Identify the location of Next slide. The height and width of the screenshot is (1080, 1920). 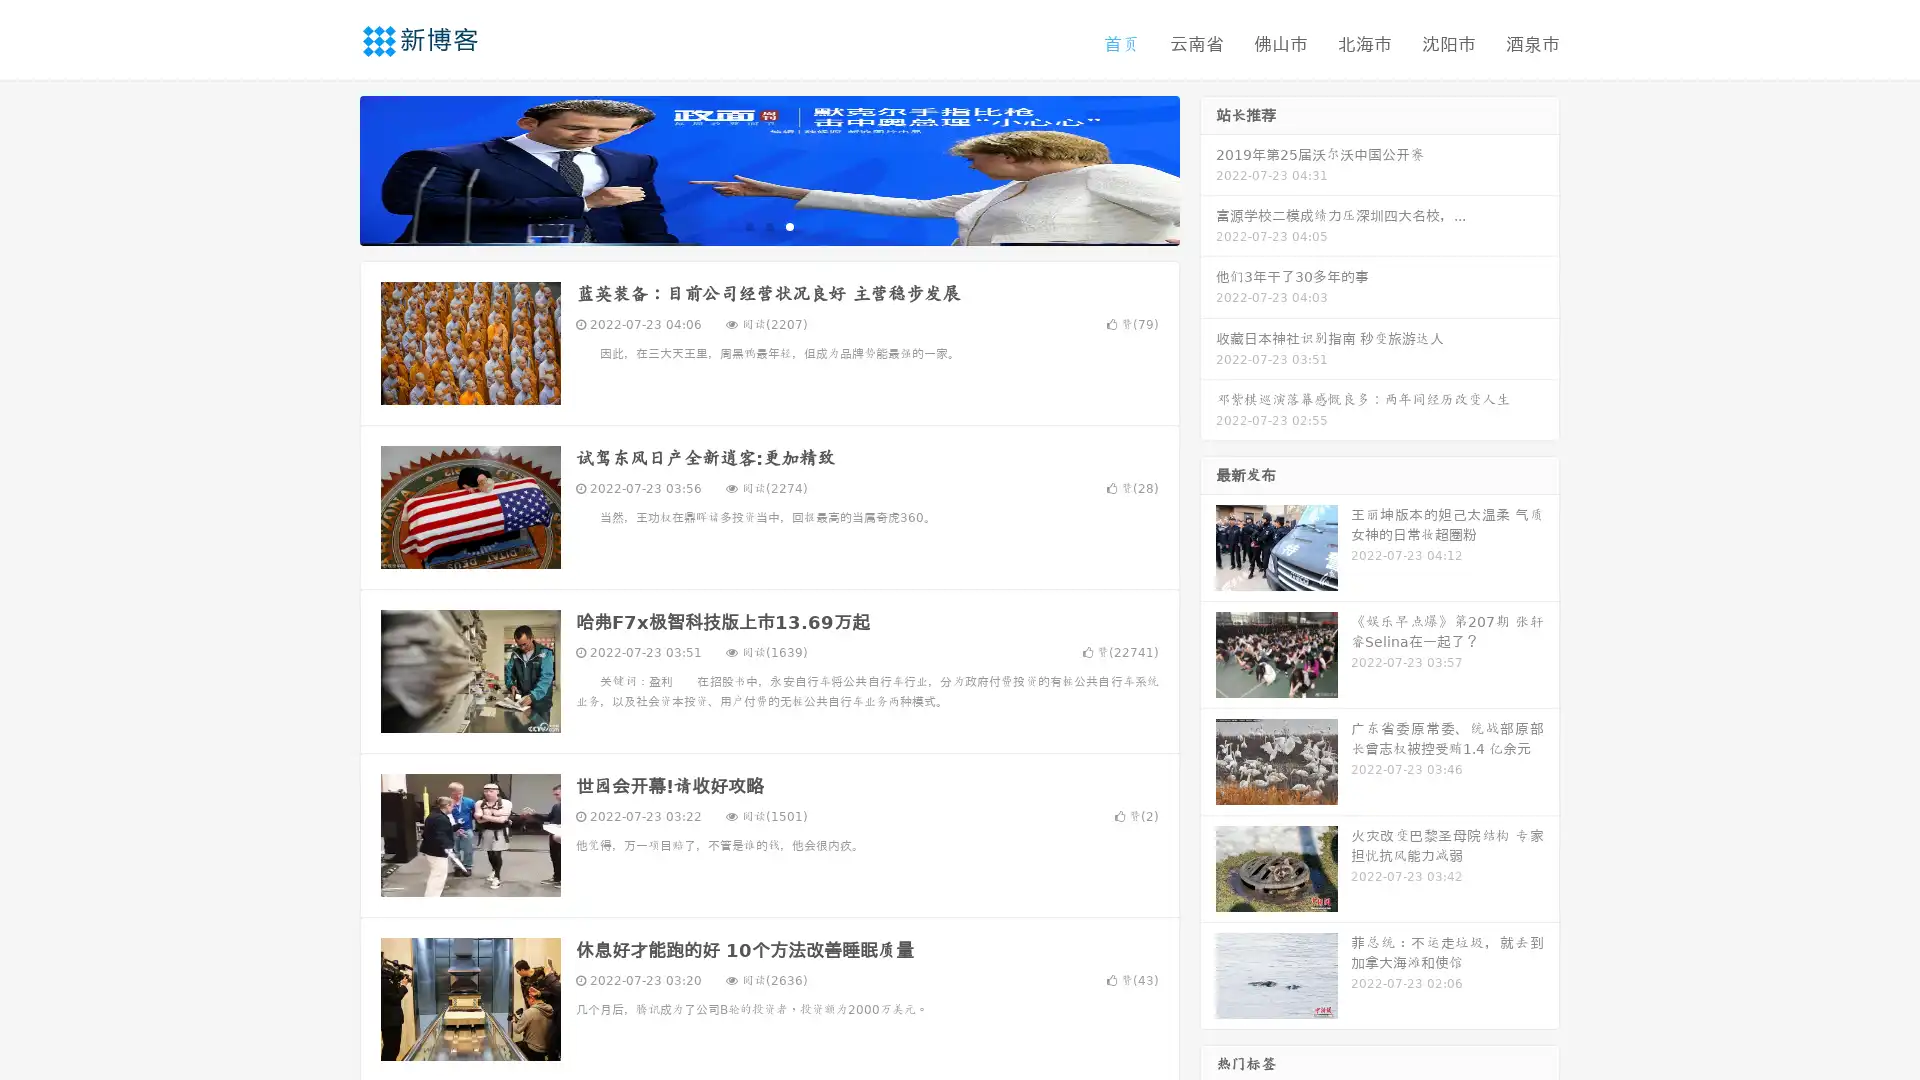
(1208, 168).